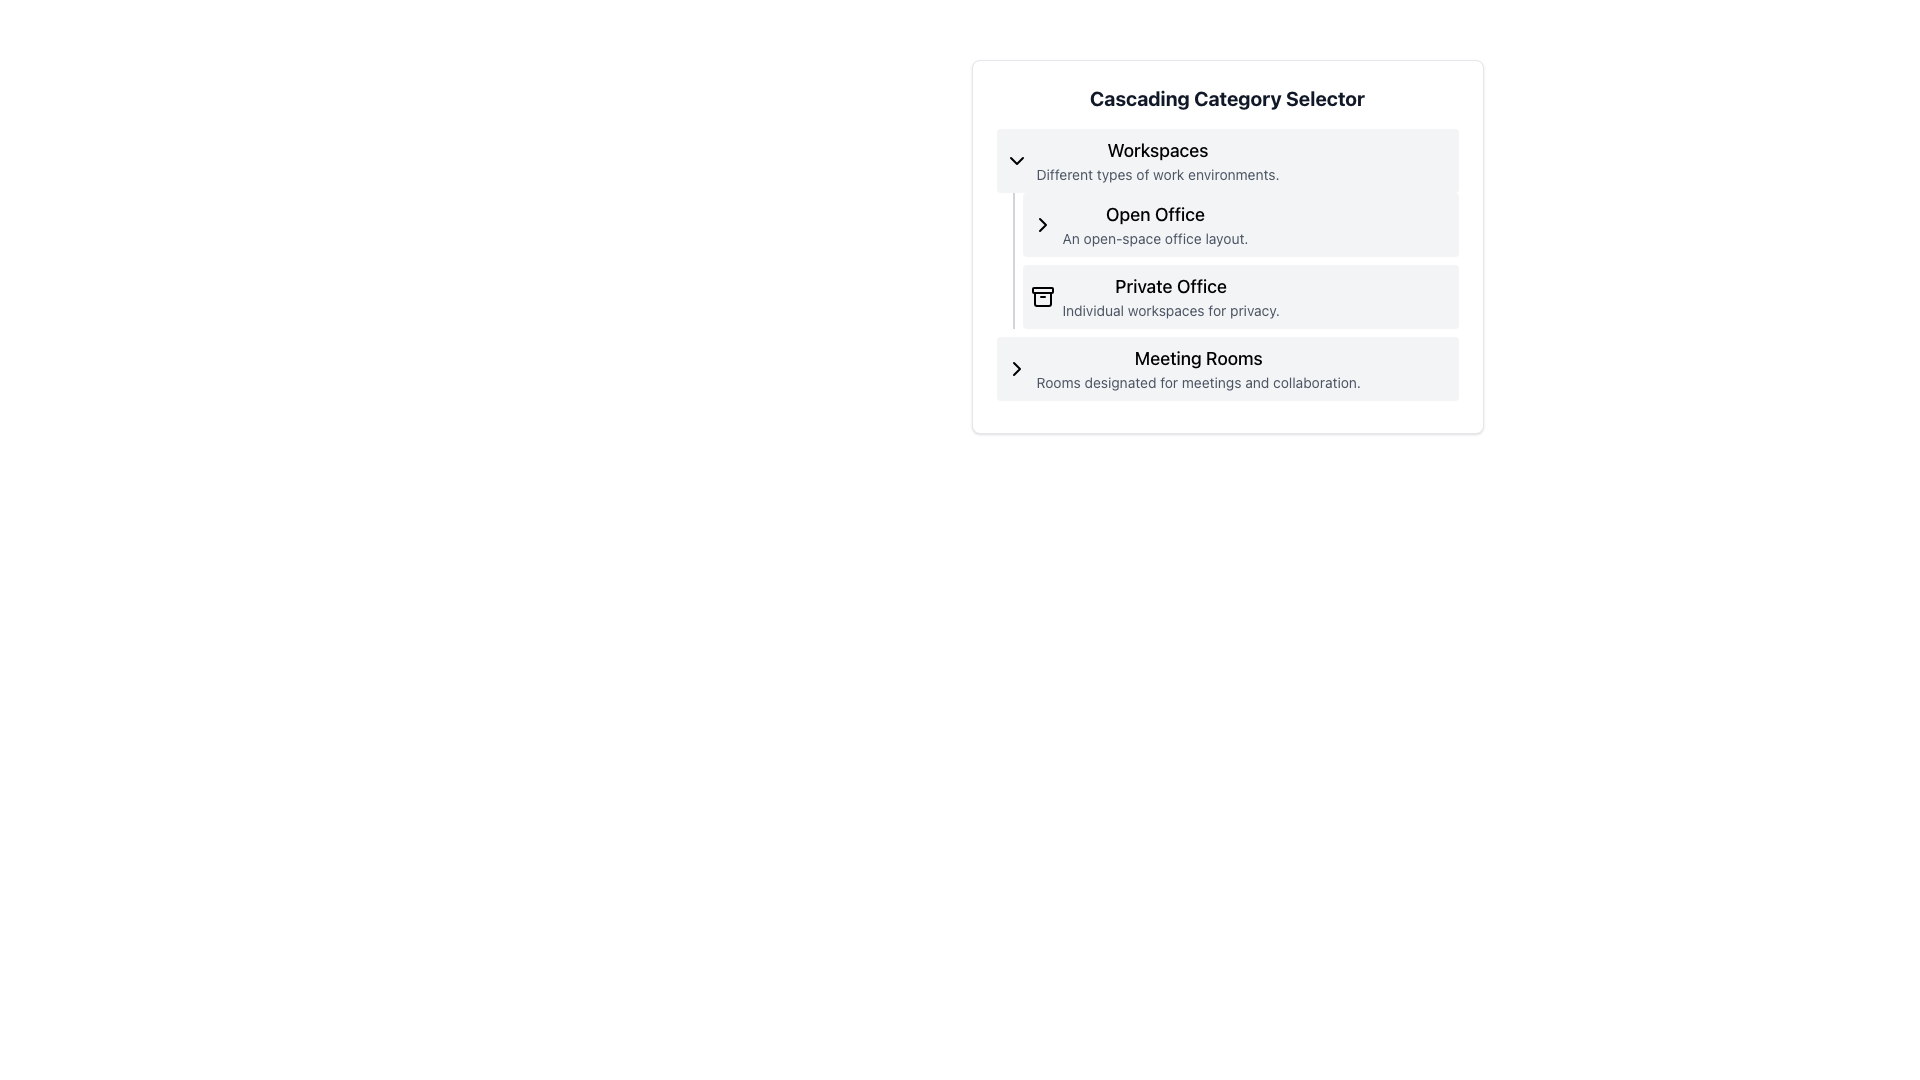  What do you see at coordinates (1226, 369) in the screenshot?
I see `the fourth entry under the 'Workspaces' category` at bounding box center [1226, 369].